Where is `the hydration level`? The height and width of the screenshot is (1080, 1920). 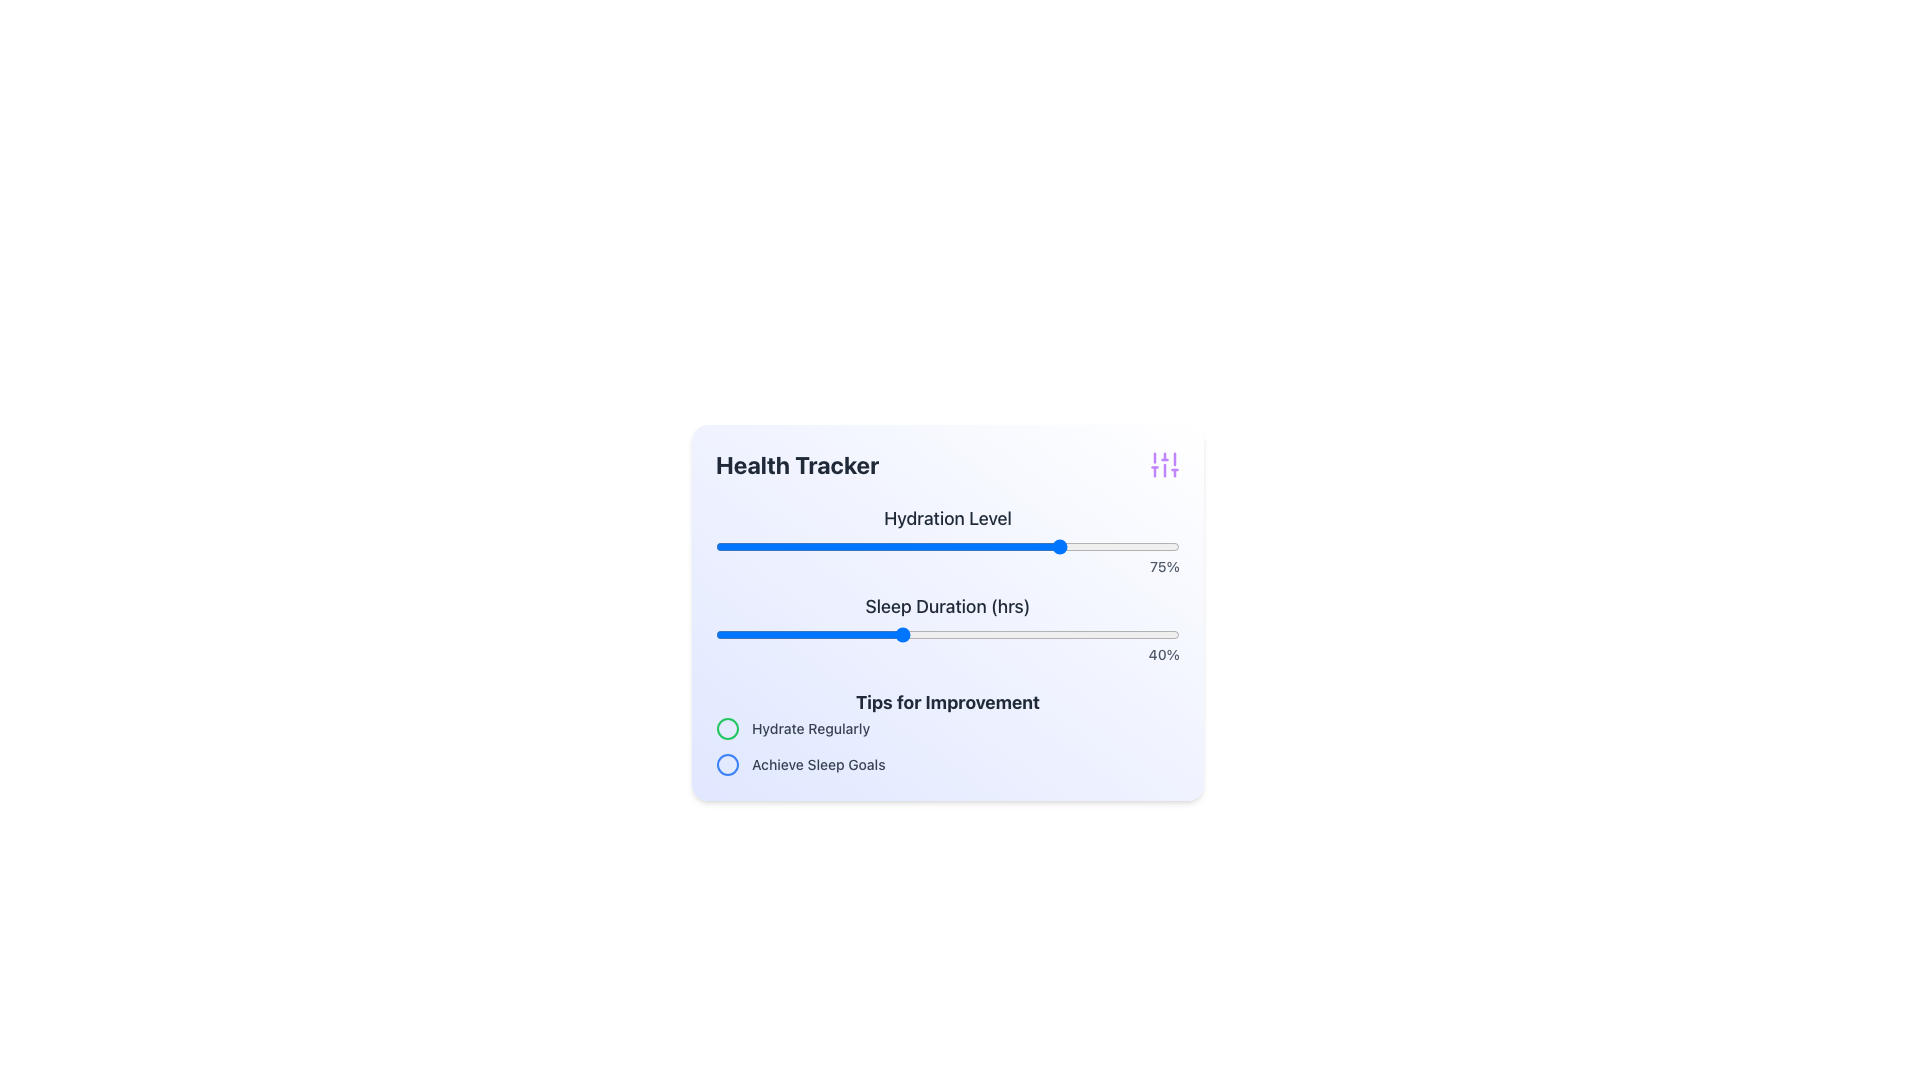 the hydration level is located at coordinates (951, 547).